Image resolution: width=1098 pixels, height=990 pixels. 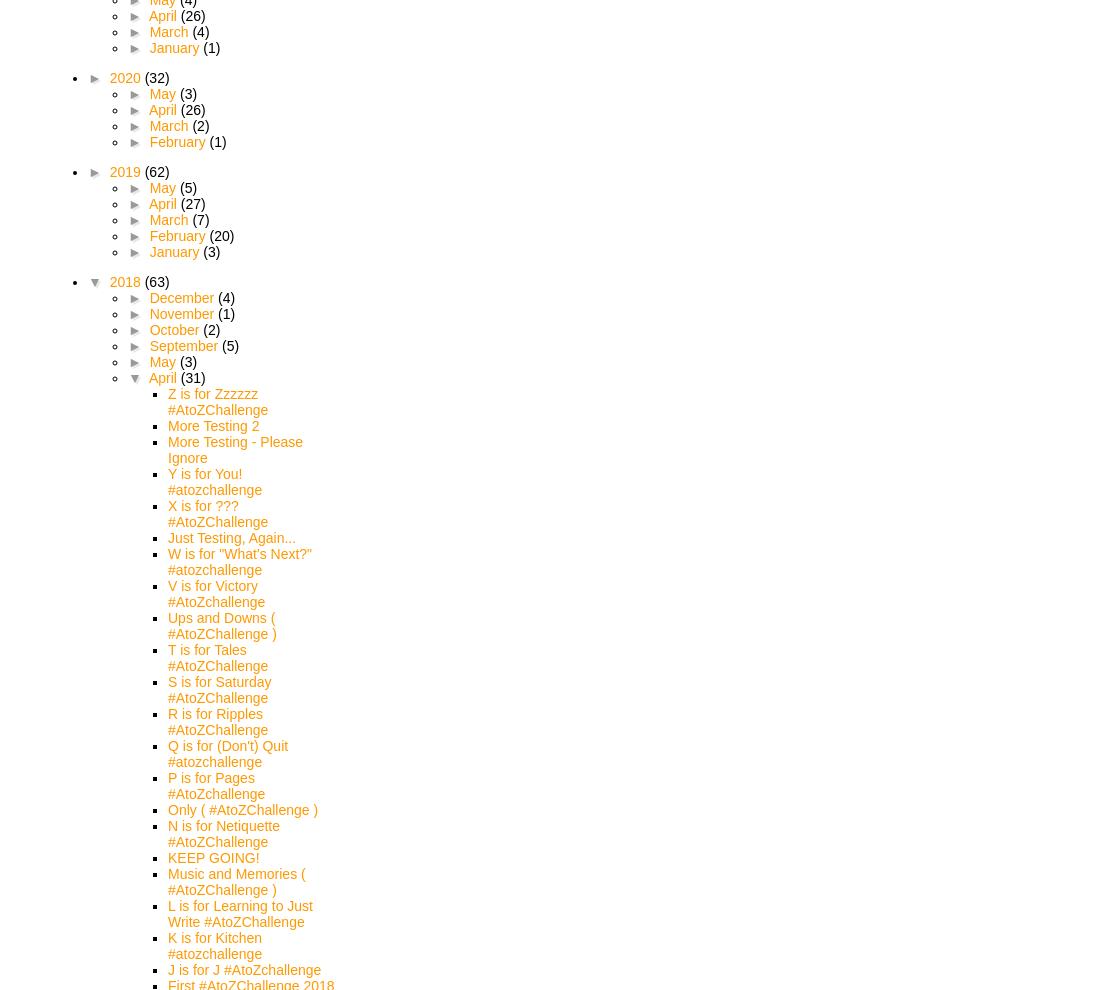 What do you see at coordinates (207, 235) in the screenshot?
I see `'(20)'` at bounding box center [207, 235].